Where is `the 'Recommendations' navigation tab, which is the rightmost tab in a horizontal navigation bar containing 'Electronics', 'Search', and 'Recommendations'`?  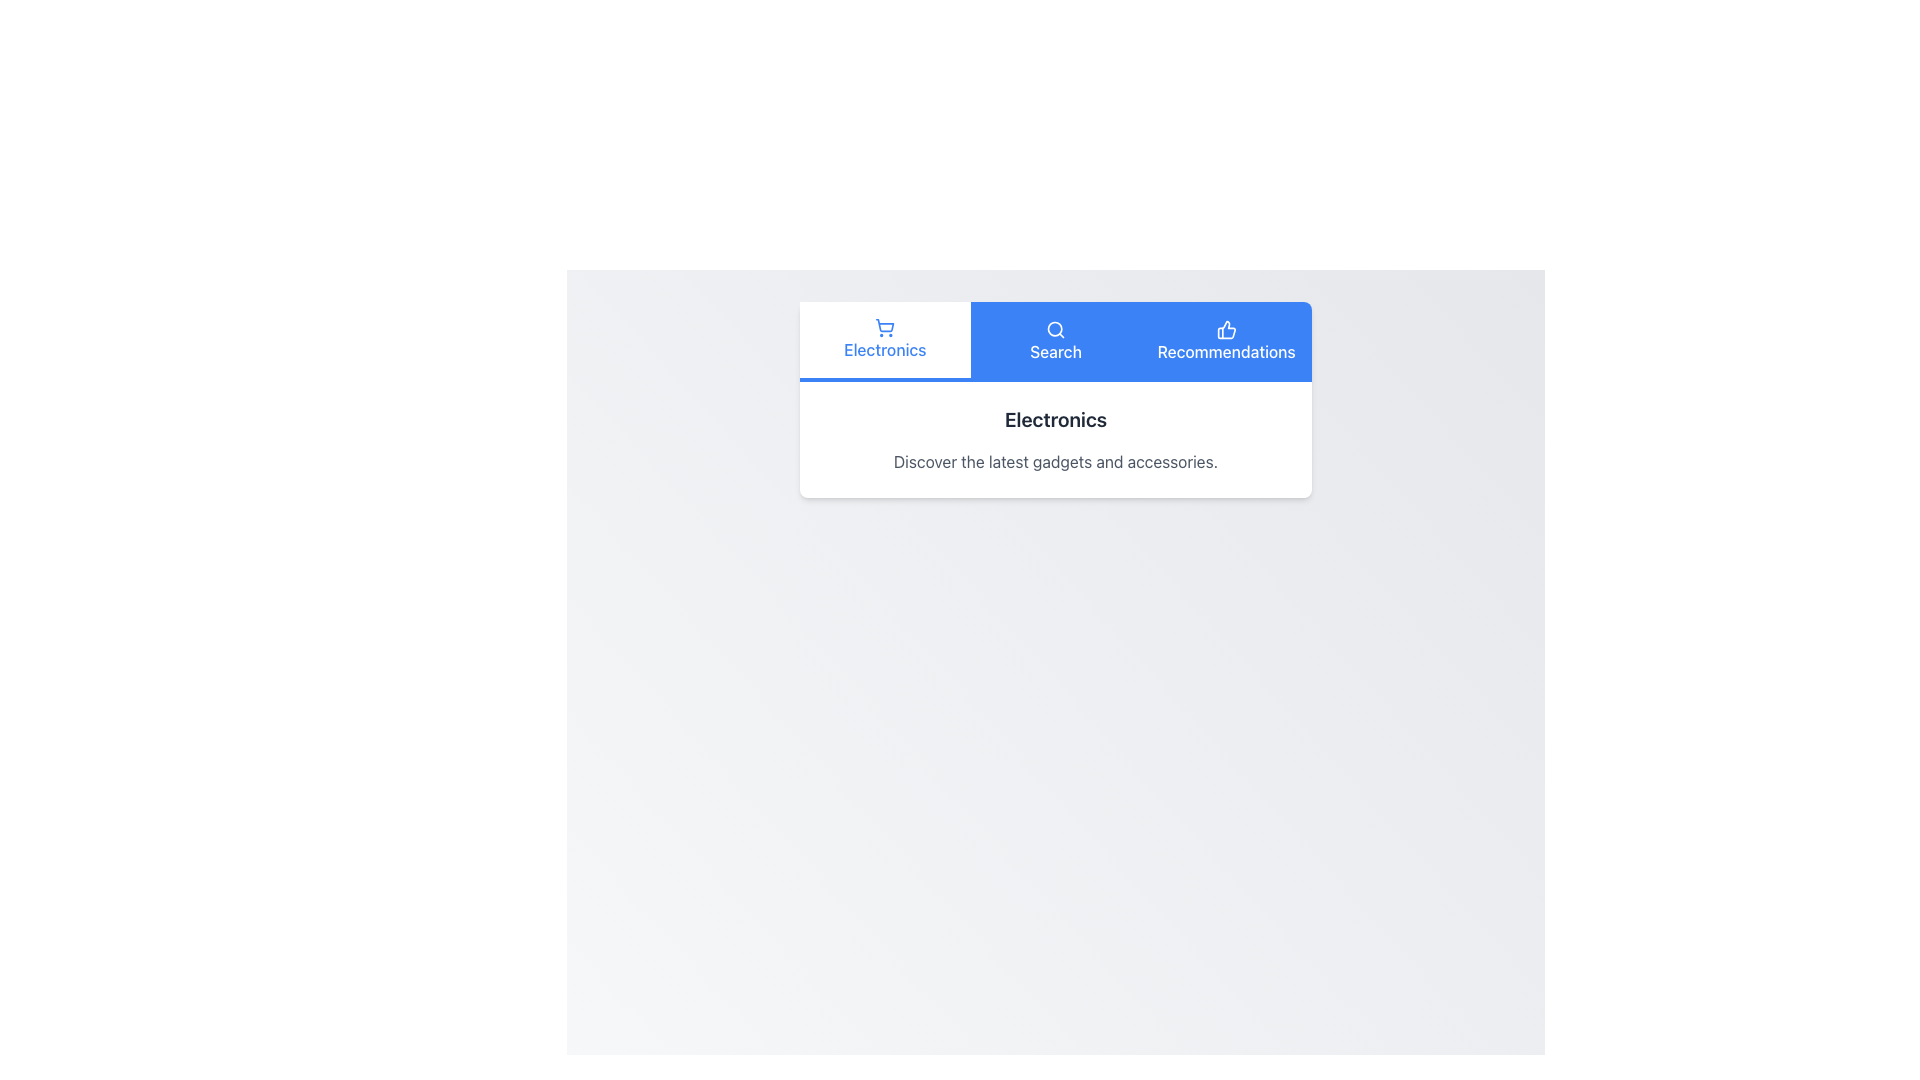
the 'Recommendations' navigation tab, which is the rightmost tab in a horizontal navigation bar containing 'Electronics', 'Search', and 'Recommendations' is located at coordinates (1225, 350).